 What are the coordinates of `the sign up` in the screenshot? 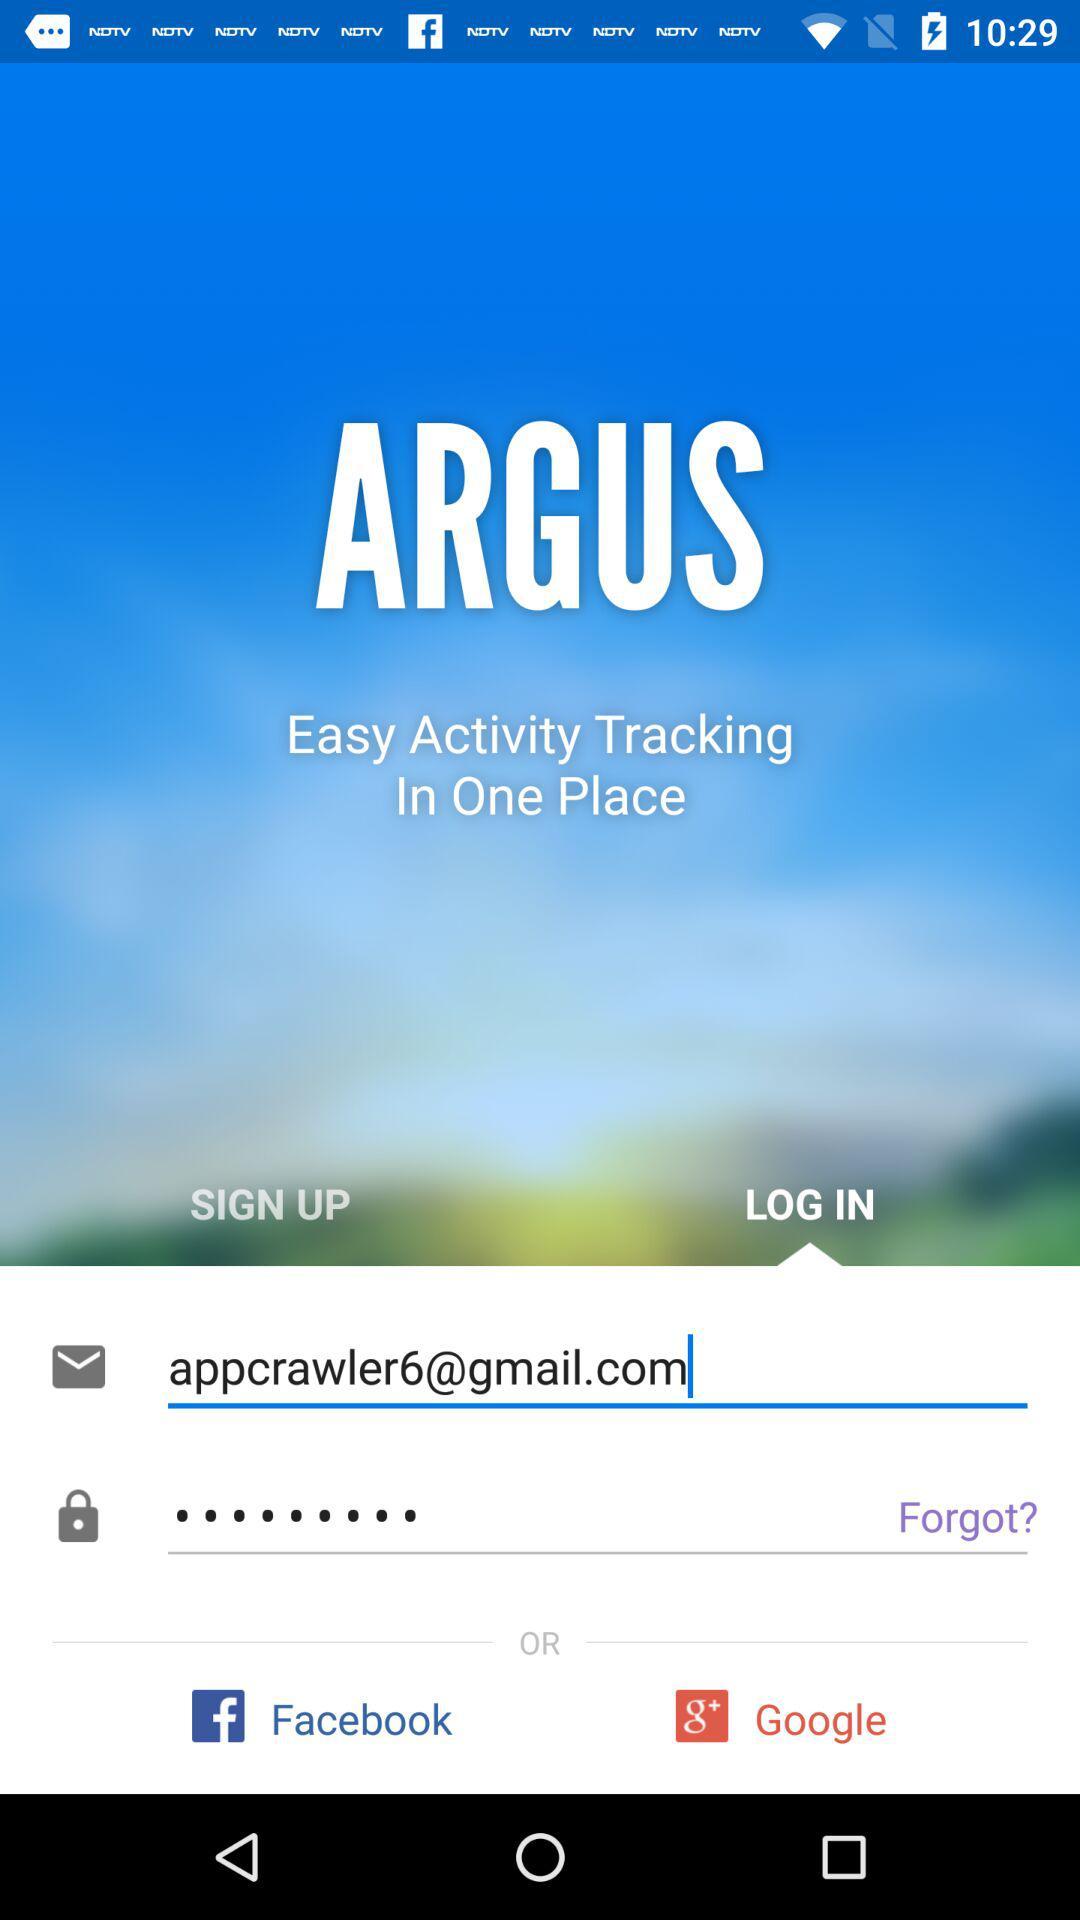 It's located at (270, 1202).